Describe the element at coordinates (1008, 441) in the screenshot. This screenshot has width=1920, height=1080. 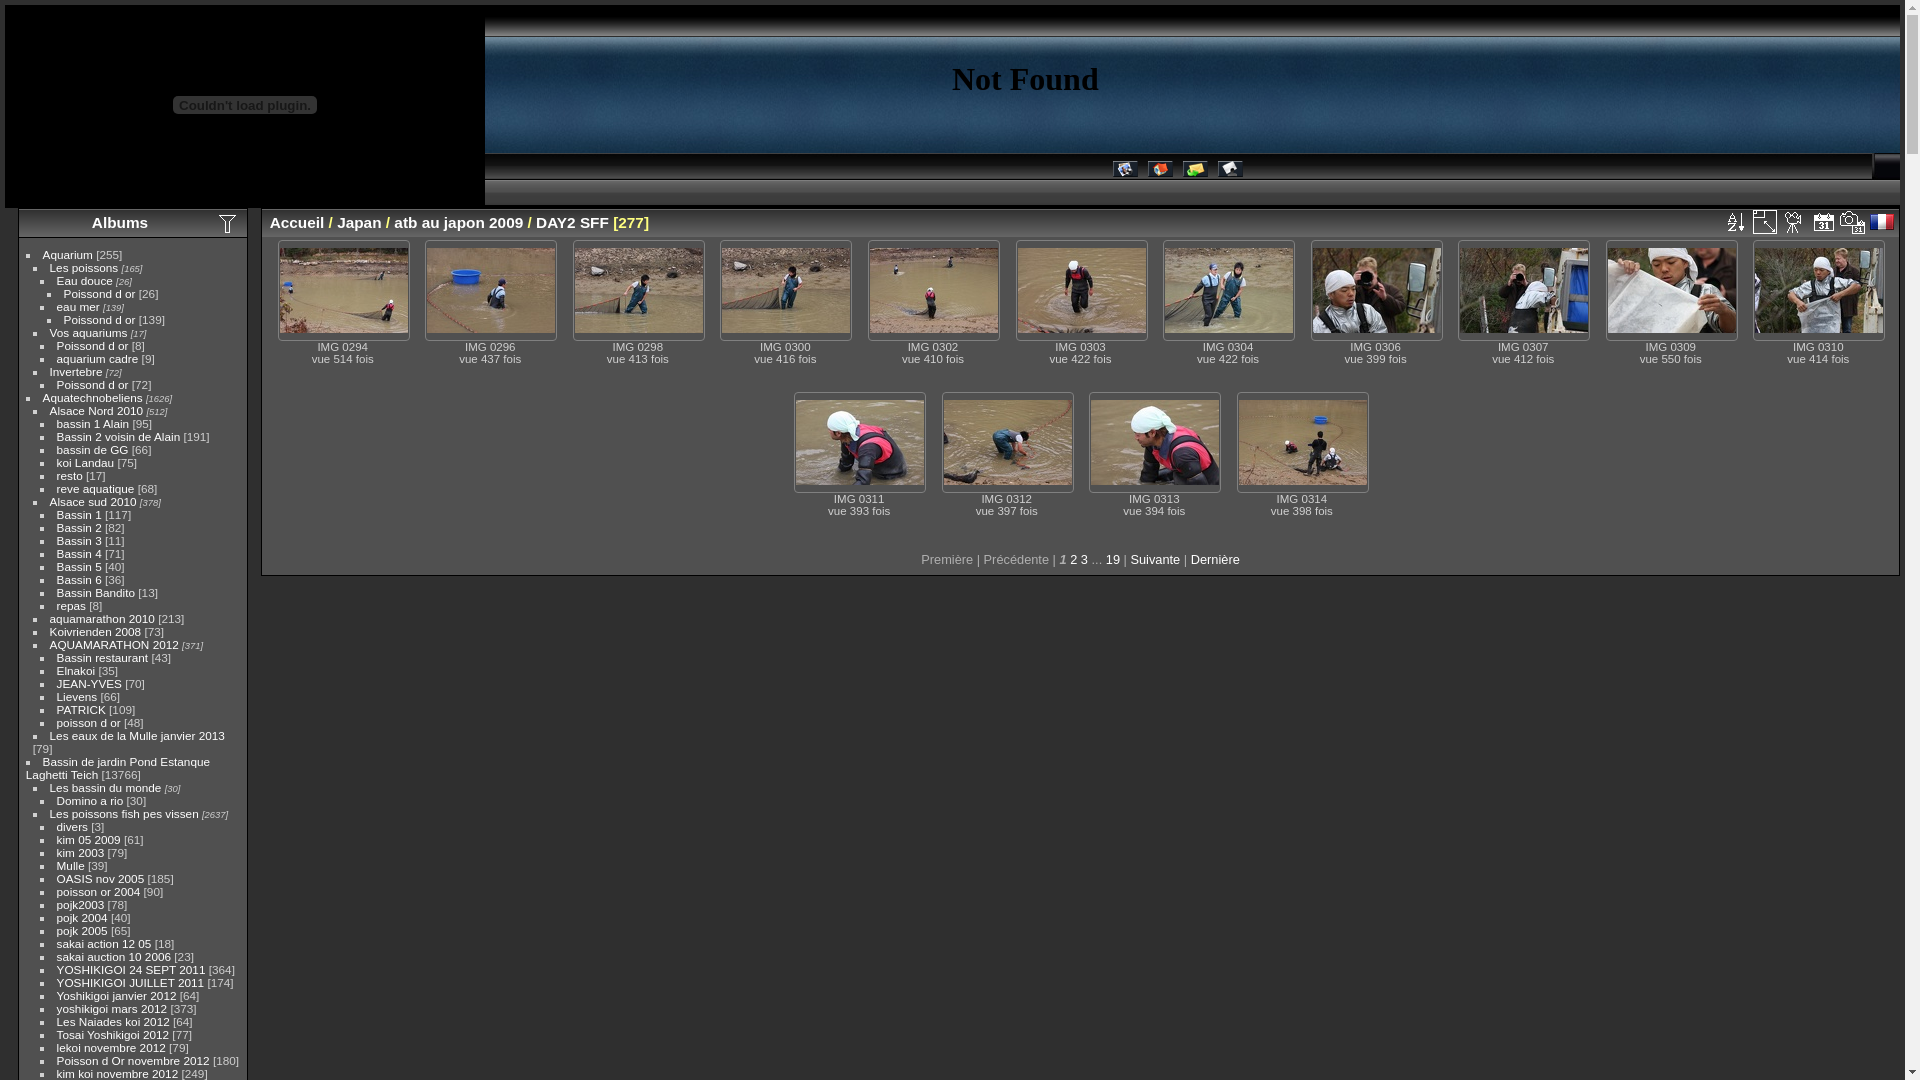
I see `'IMG 0312 (397 visites)'` at that location.